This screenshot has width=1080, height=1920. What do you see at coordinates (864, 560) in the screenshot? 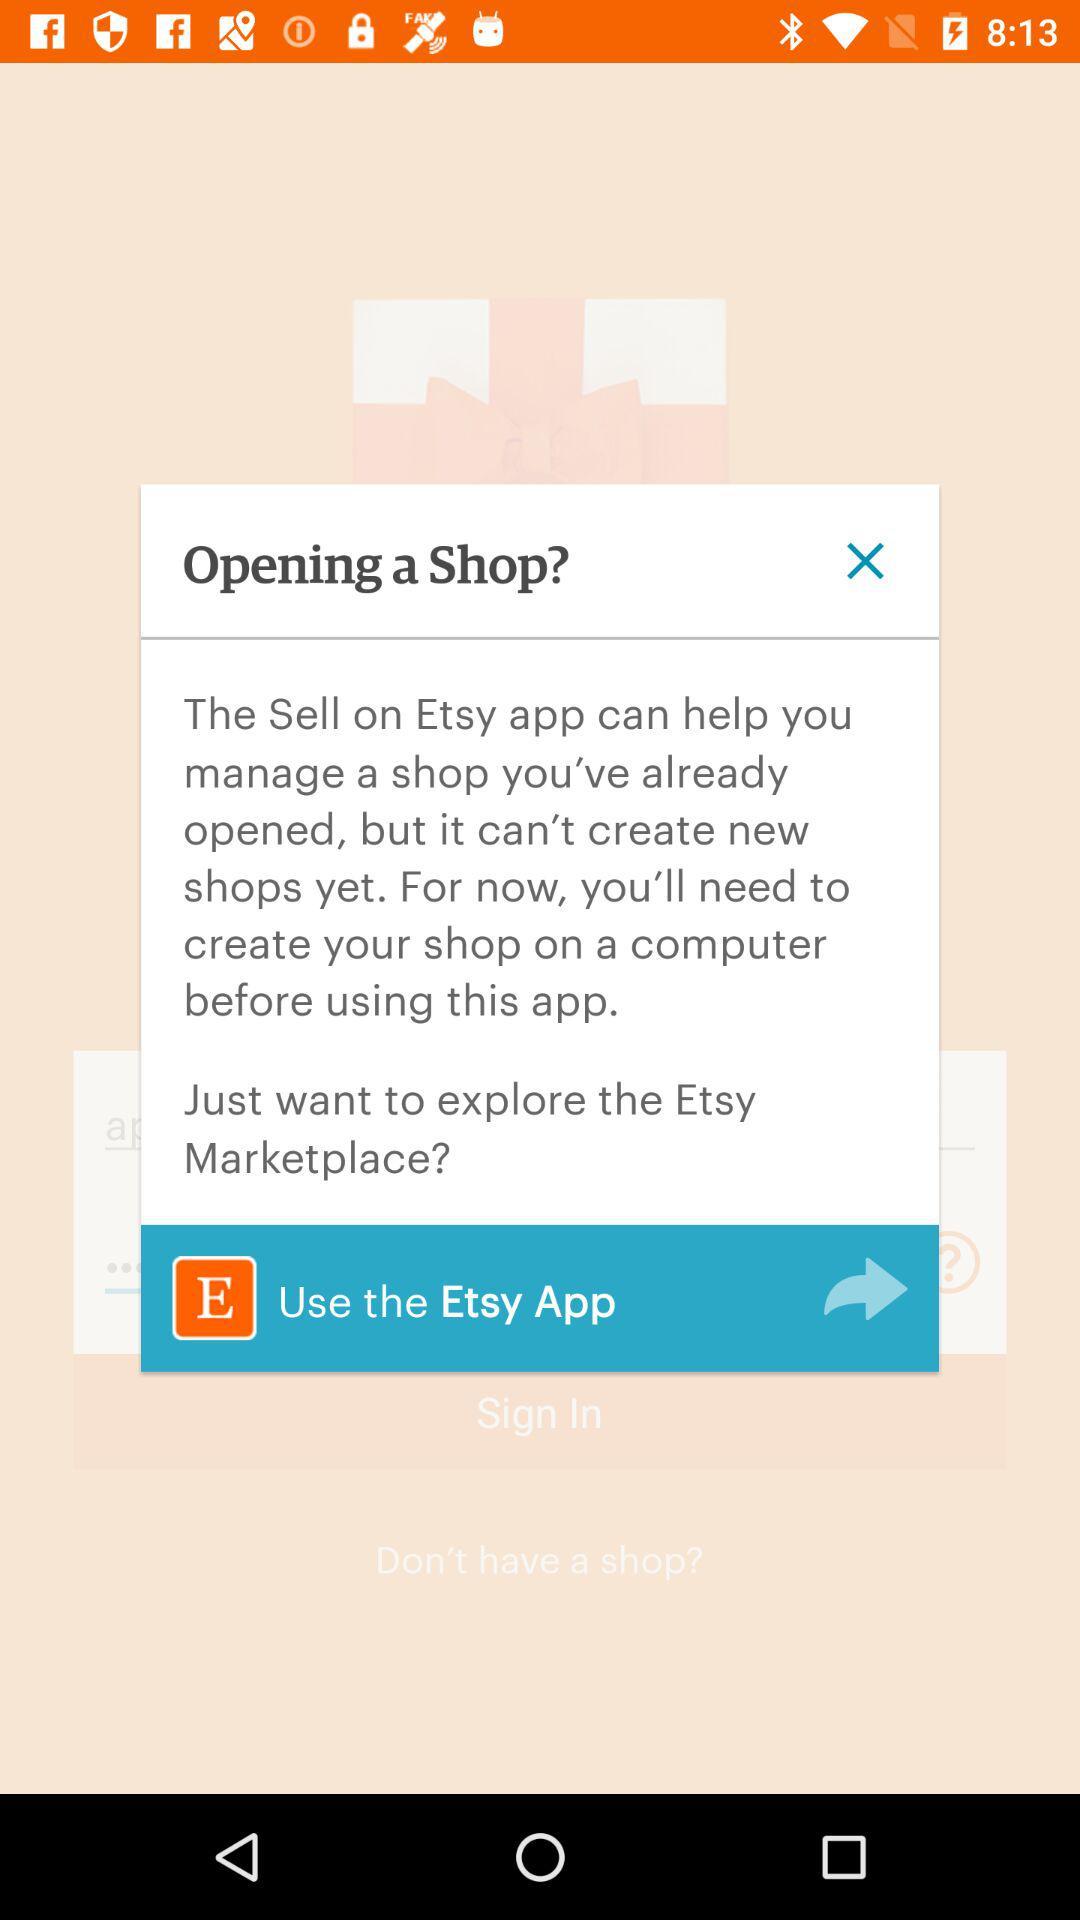
I see `item at the top right corner` at bounding box center [864, 560].